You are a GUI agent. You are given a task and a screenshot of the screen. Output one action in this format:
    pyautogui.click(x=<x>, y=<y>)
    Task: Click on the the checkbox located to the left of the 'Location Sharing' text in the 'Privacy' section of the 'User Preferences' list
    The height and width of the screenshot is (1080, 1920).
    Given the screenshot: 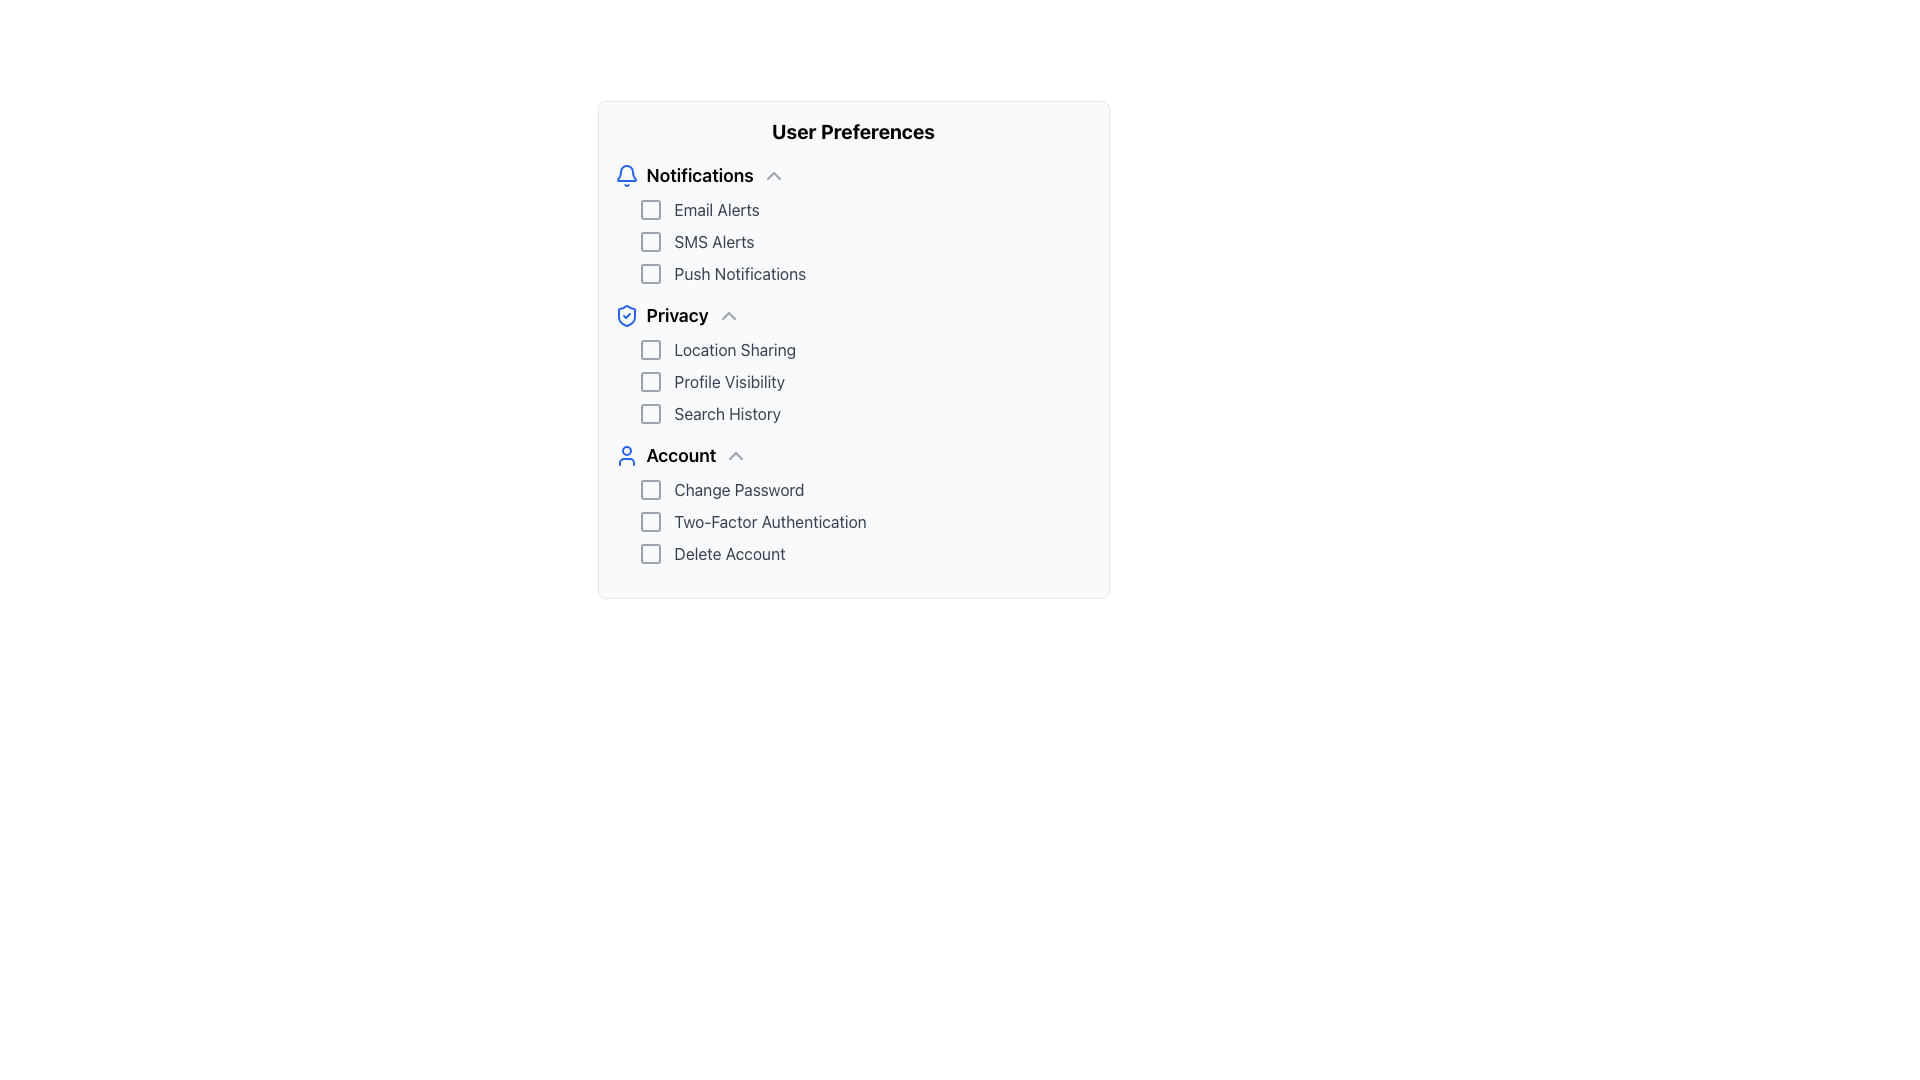 What is the action you would take?
    pyautogui.click(x=650, y=349)
    